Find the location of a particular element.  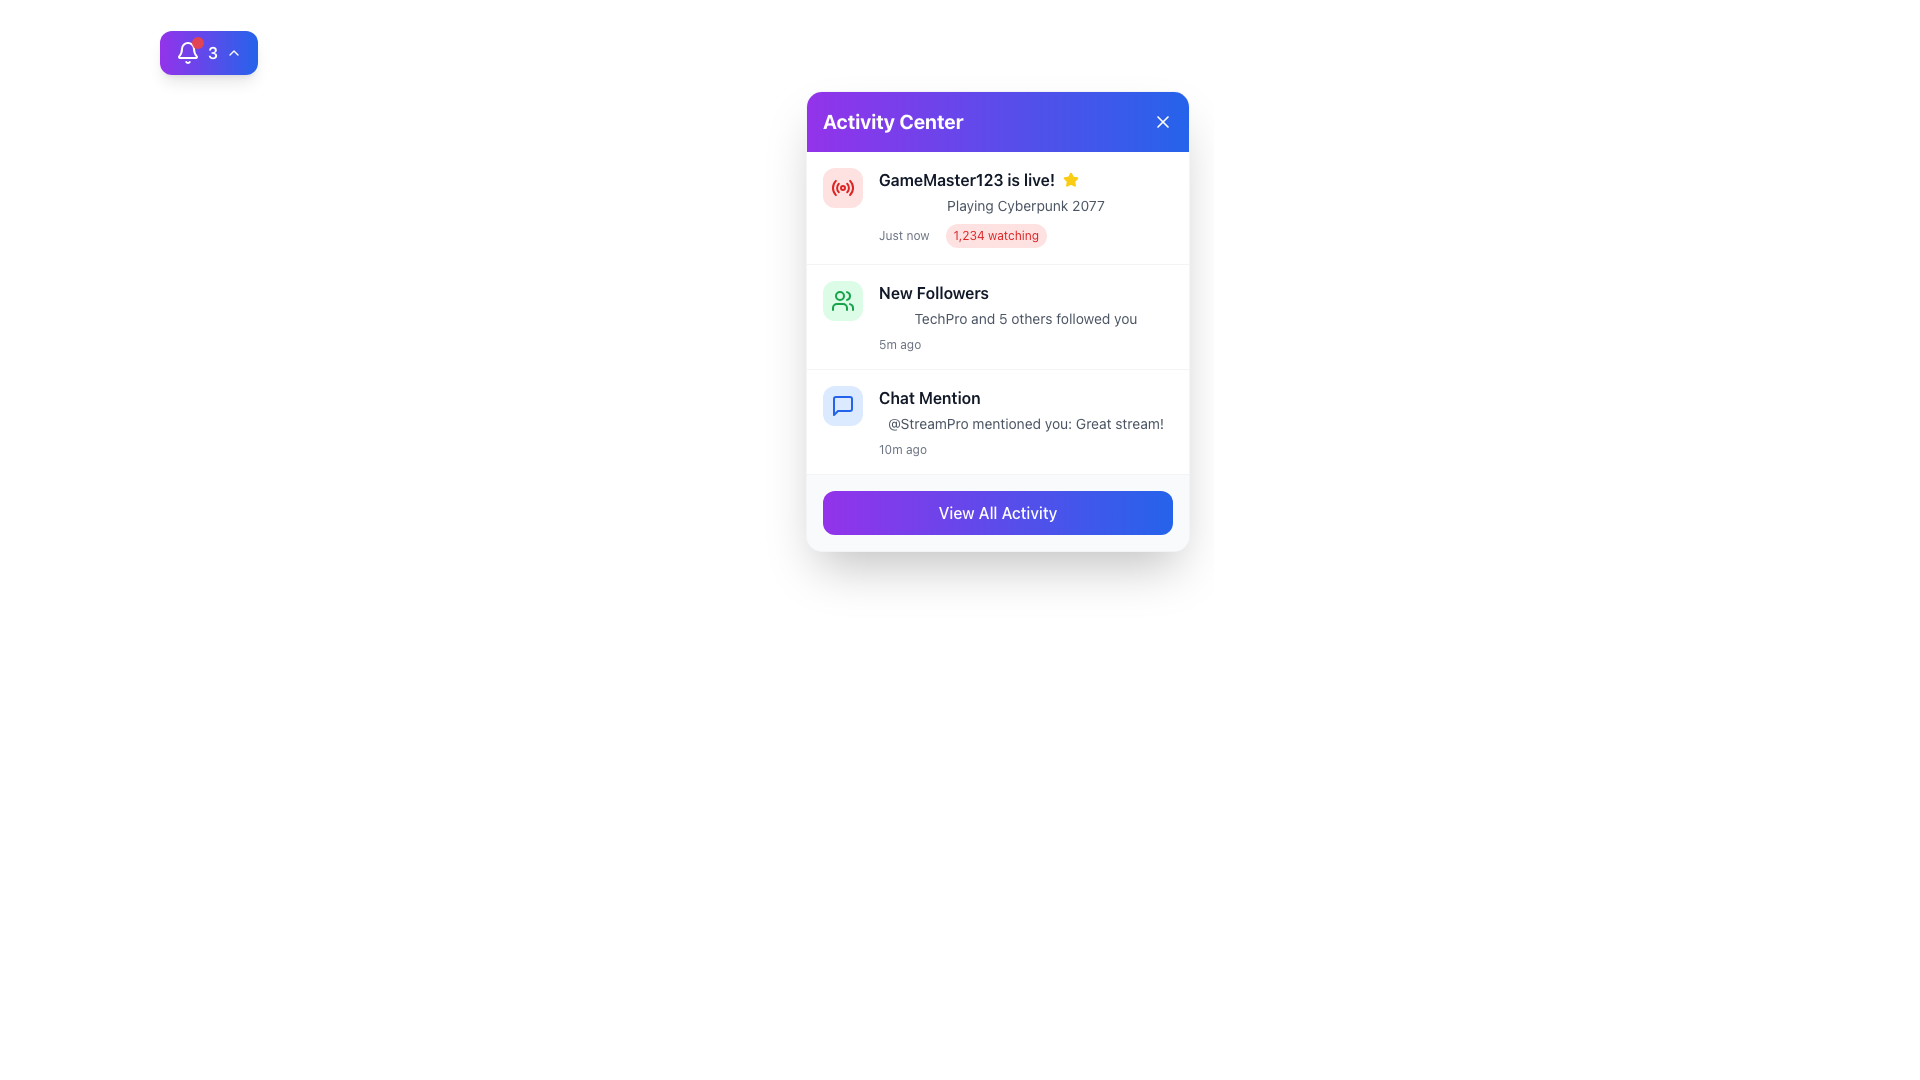

the chat notification icon positioned to the left of the '@StreamPro mentioned you: Great stream!' text in the 'Chat Mention' notification row is located at coordinates (843, 405).